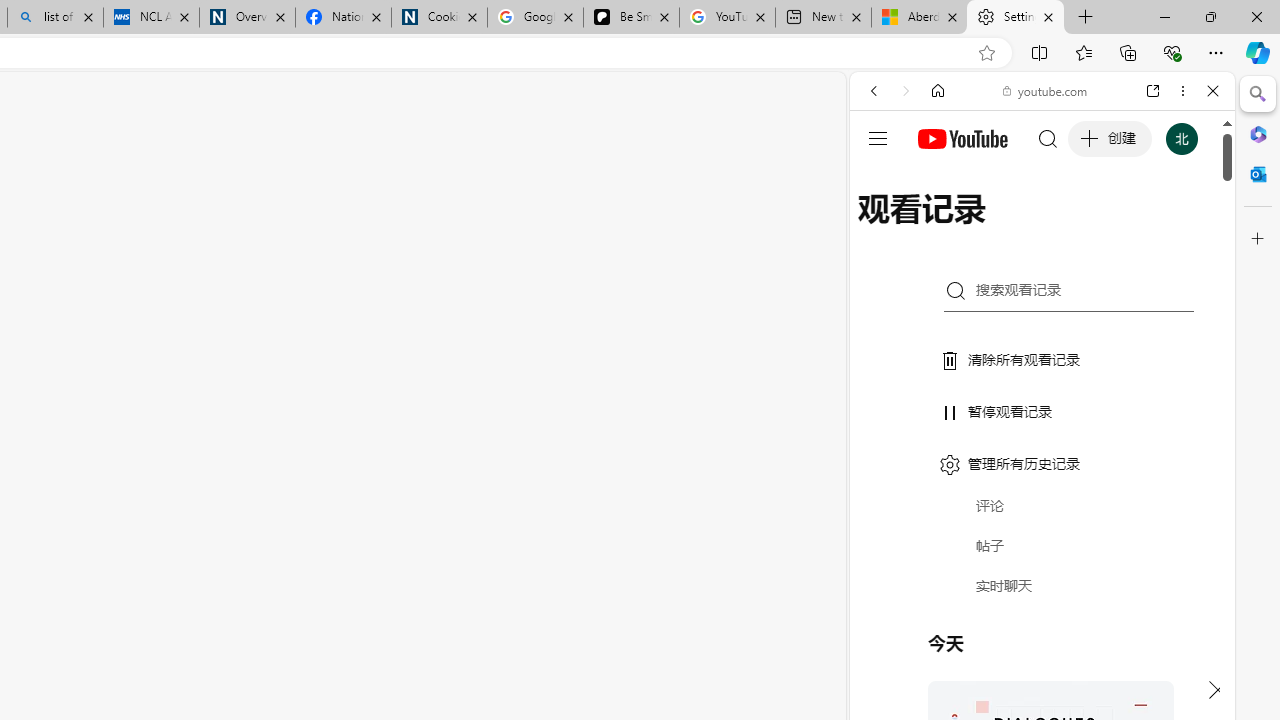 This screenshot has height=720, width=1280. I want to click on 'Music', so click(1041, 544).